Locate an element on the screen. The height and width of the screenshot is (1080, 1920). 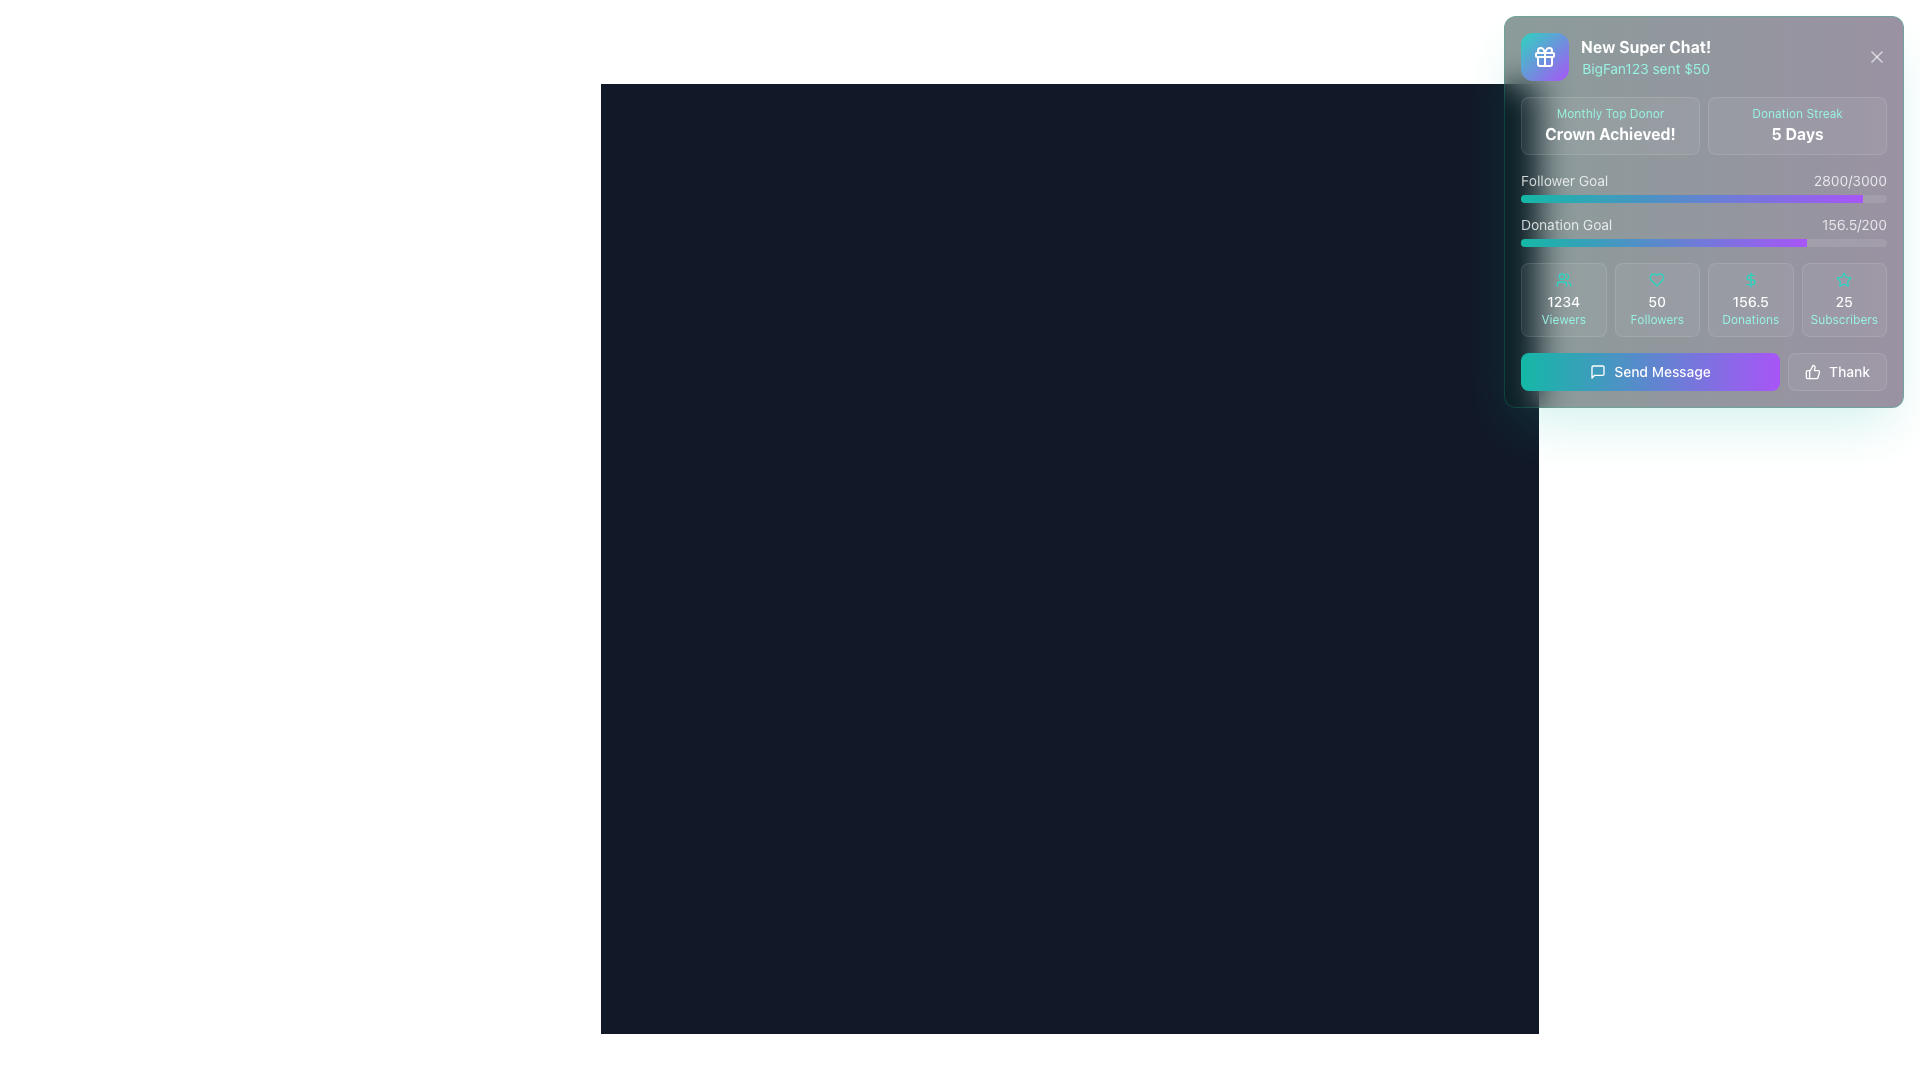
the message sending button located at the bottom left of the interface is located at coordinates (1703, 371).